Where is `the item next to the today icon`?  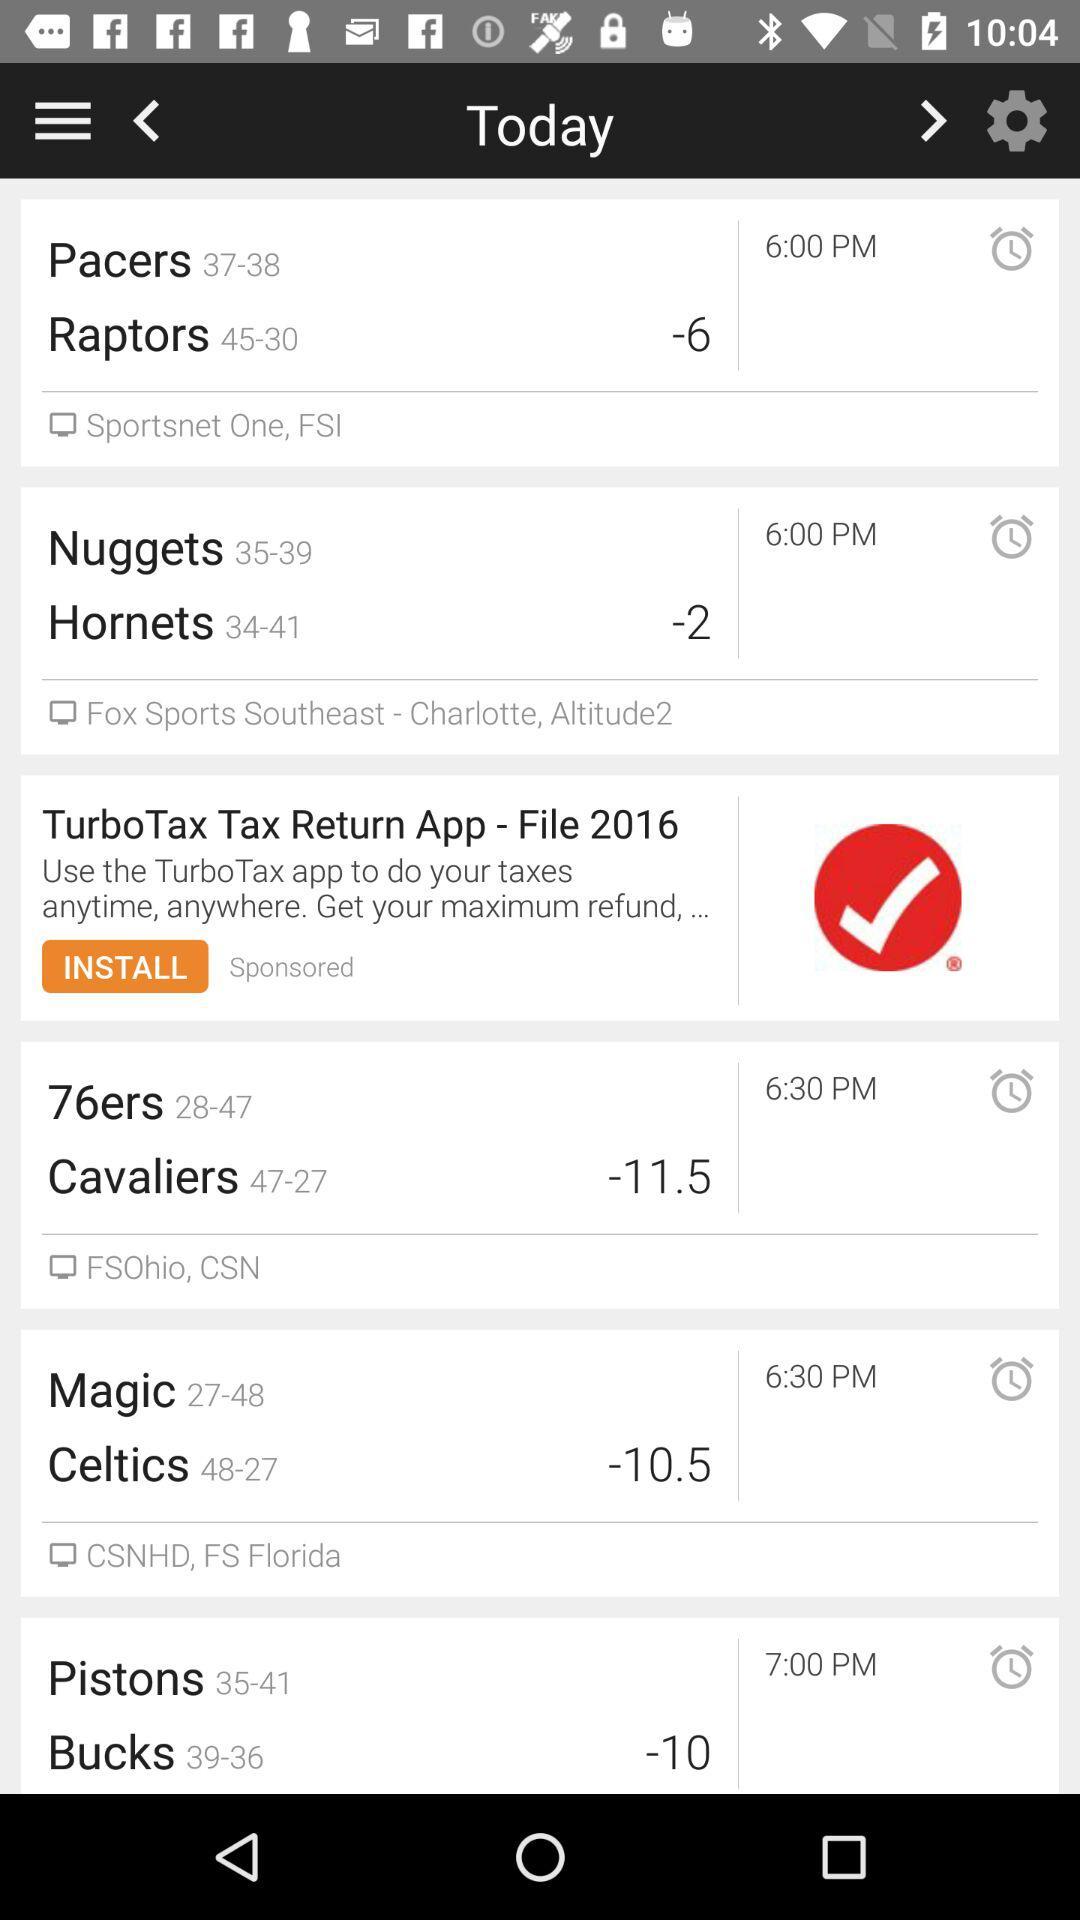
the item next to the today icon is located at coordinates (1022, 119).